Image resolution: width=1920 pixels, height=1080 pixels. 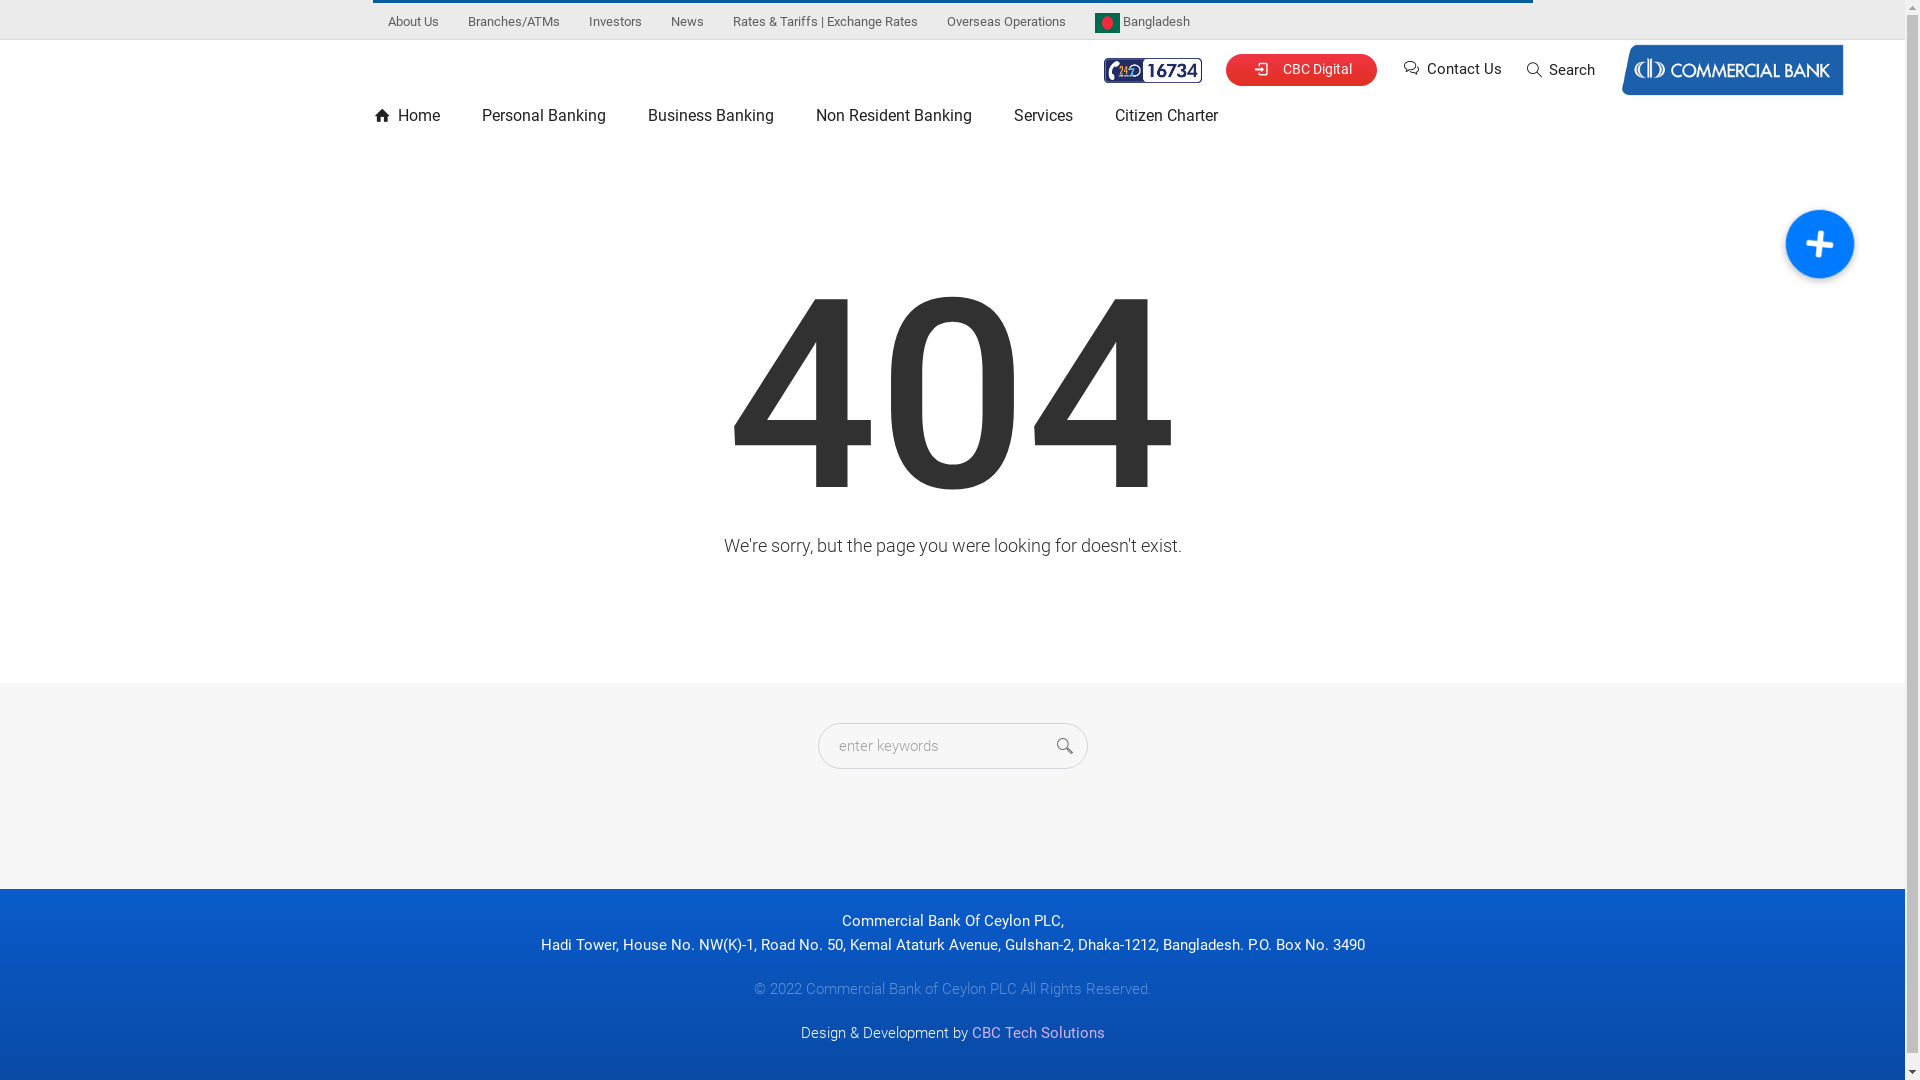 I want to click on 'Citizen Charter', so click(x=1166, y=119).